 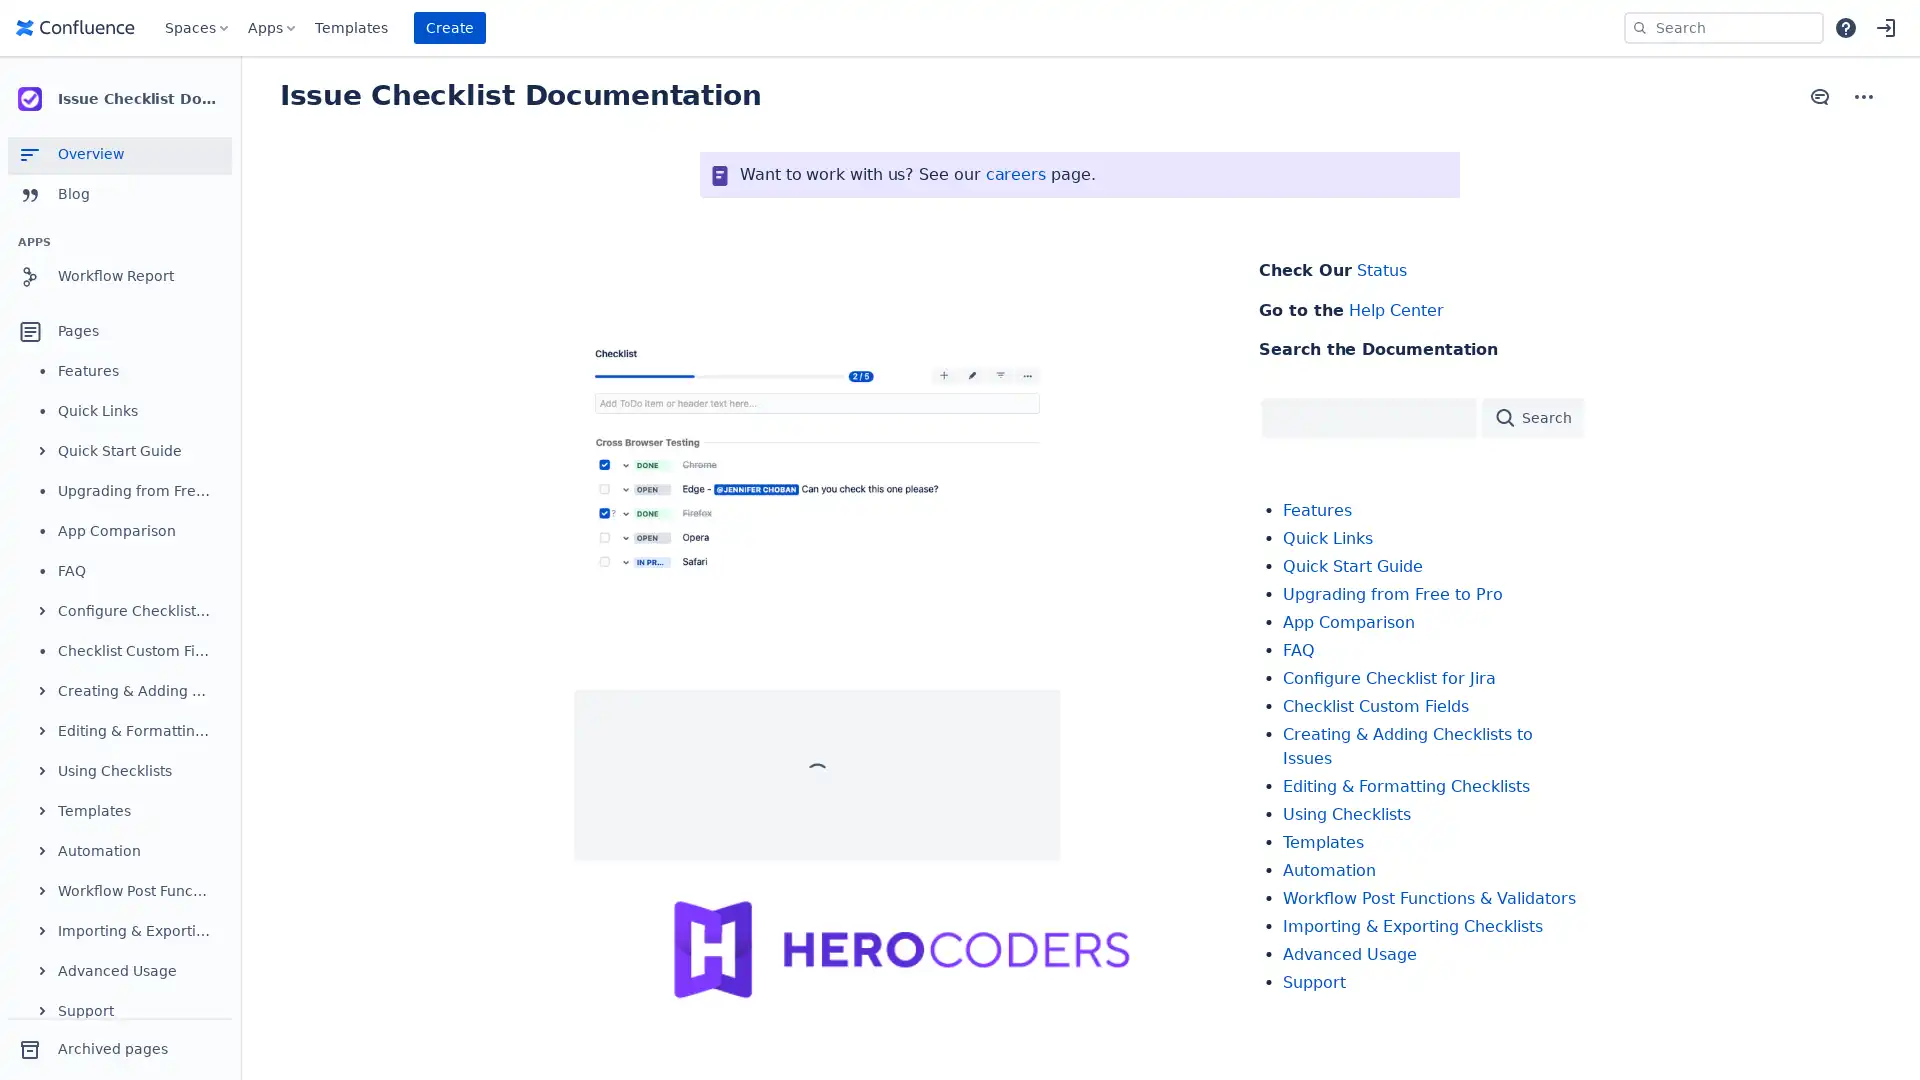 What do you see at coordinates (119, 195) in the screenshot?
I see `Blog` at bounding box center [119, 195].